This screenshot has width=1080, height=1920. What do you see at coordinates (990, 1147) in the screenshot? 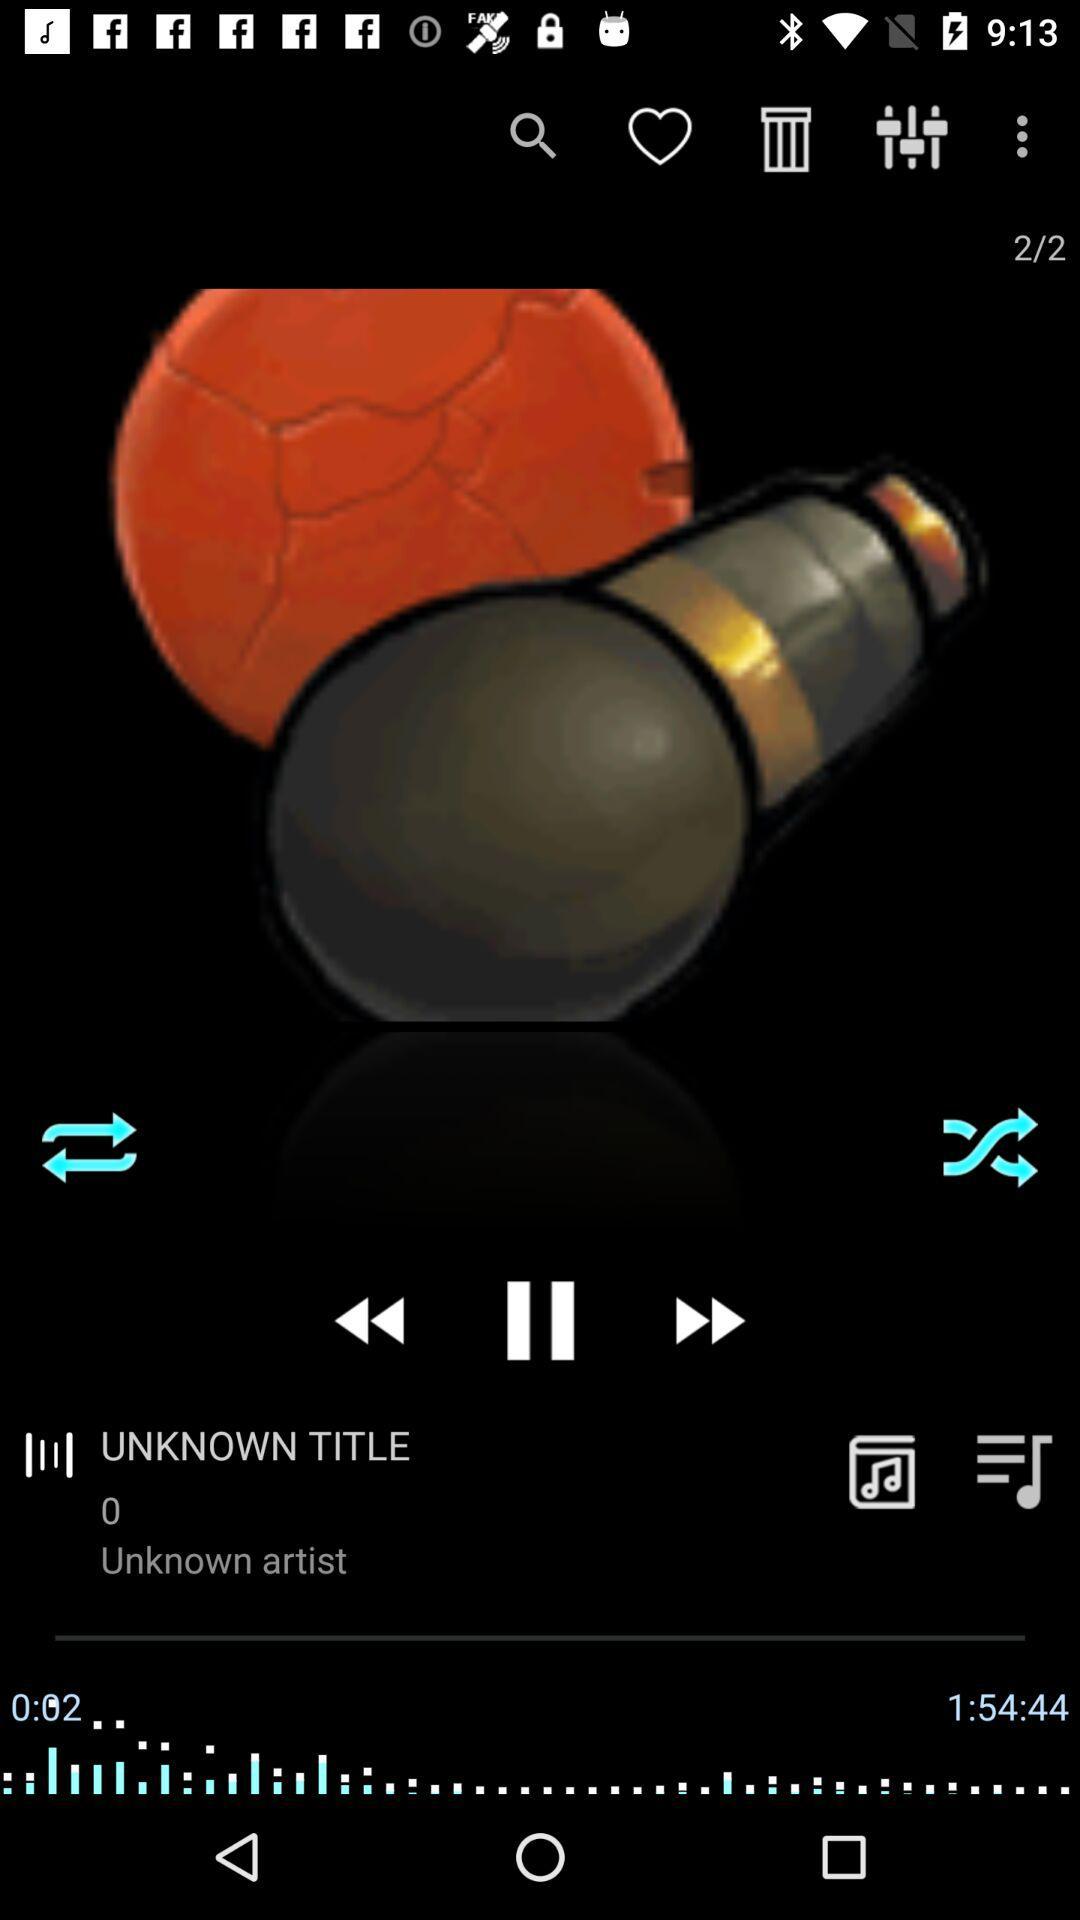
I see `shuffle` at bounding box center [990, 1147].